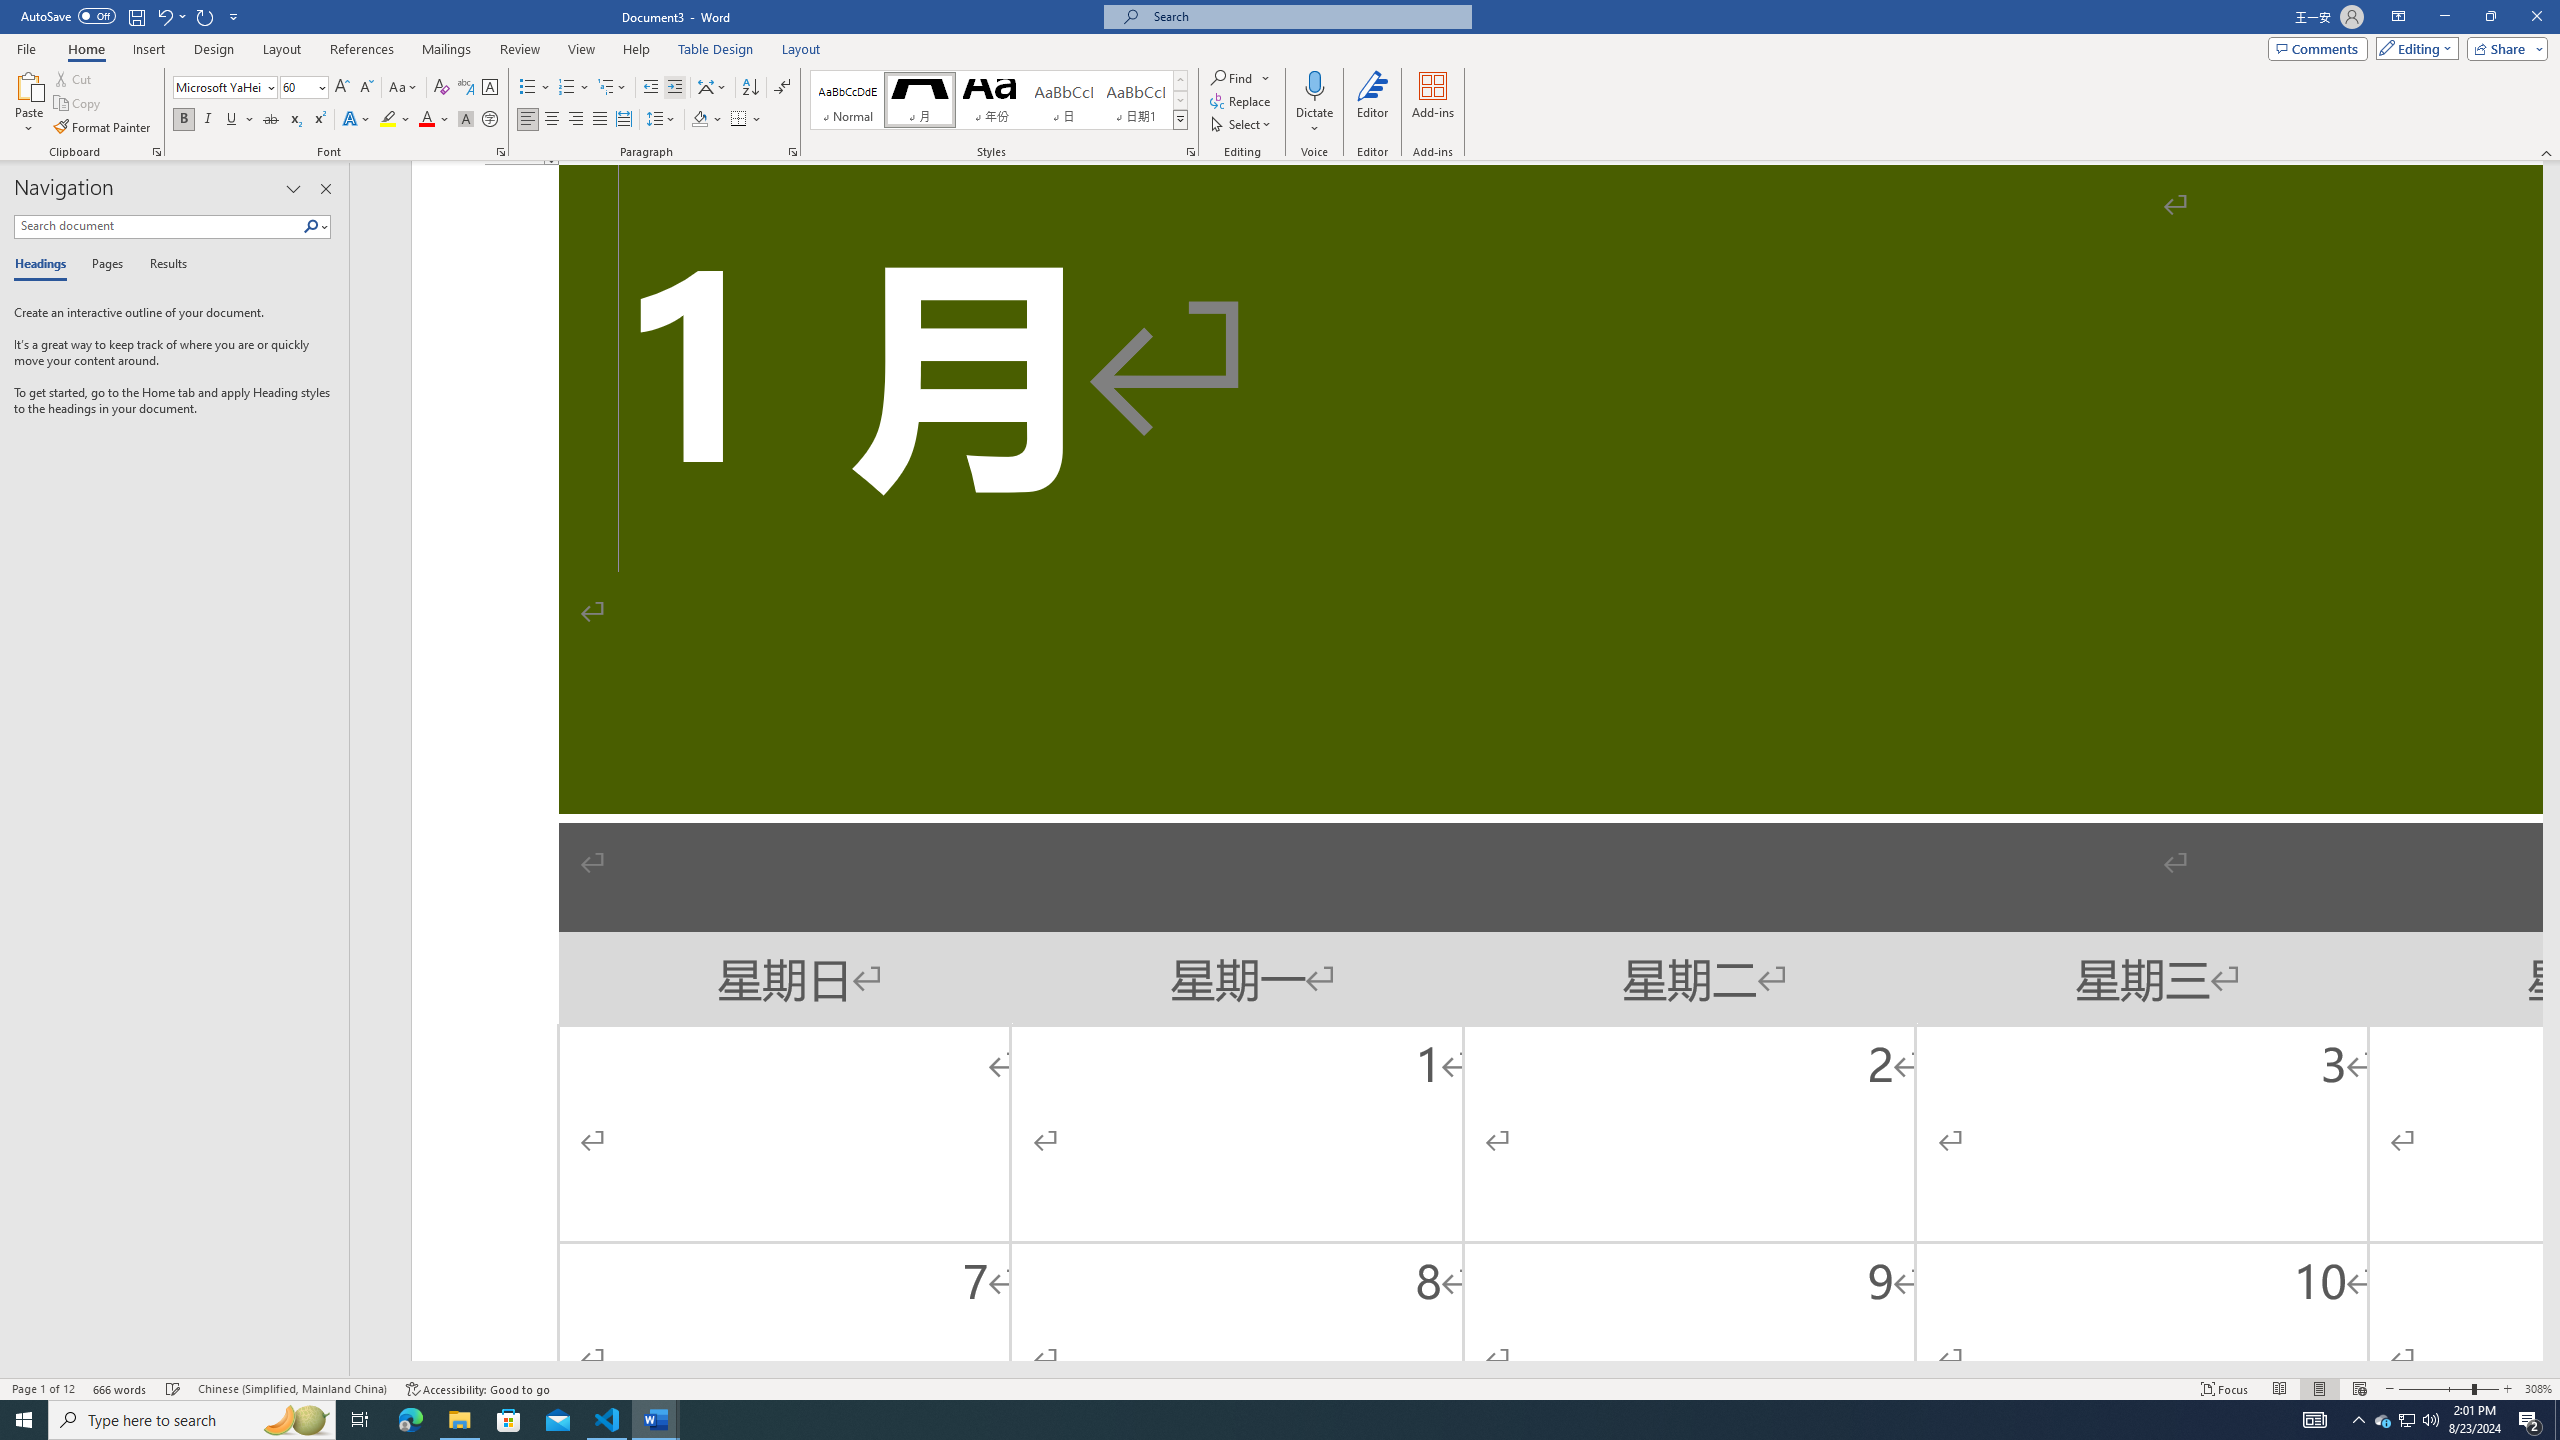 The image size is (2560, 1440). Describe the element at coordinates (205, 15) in the screenshot. I see `'Repeat Increase Indent'` at that location.